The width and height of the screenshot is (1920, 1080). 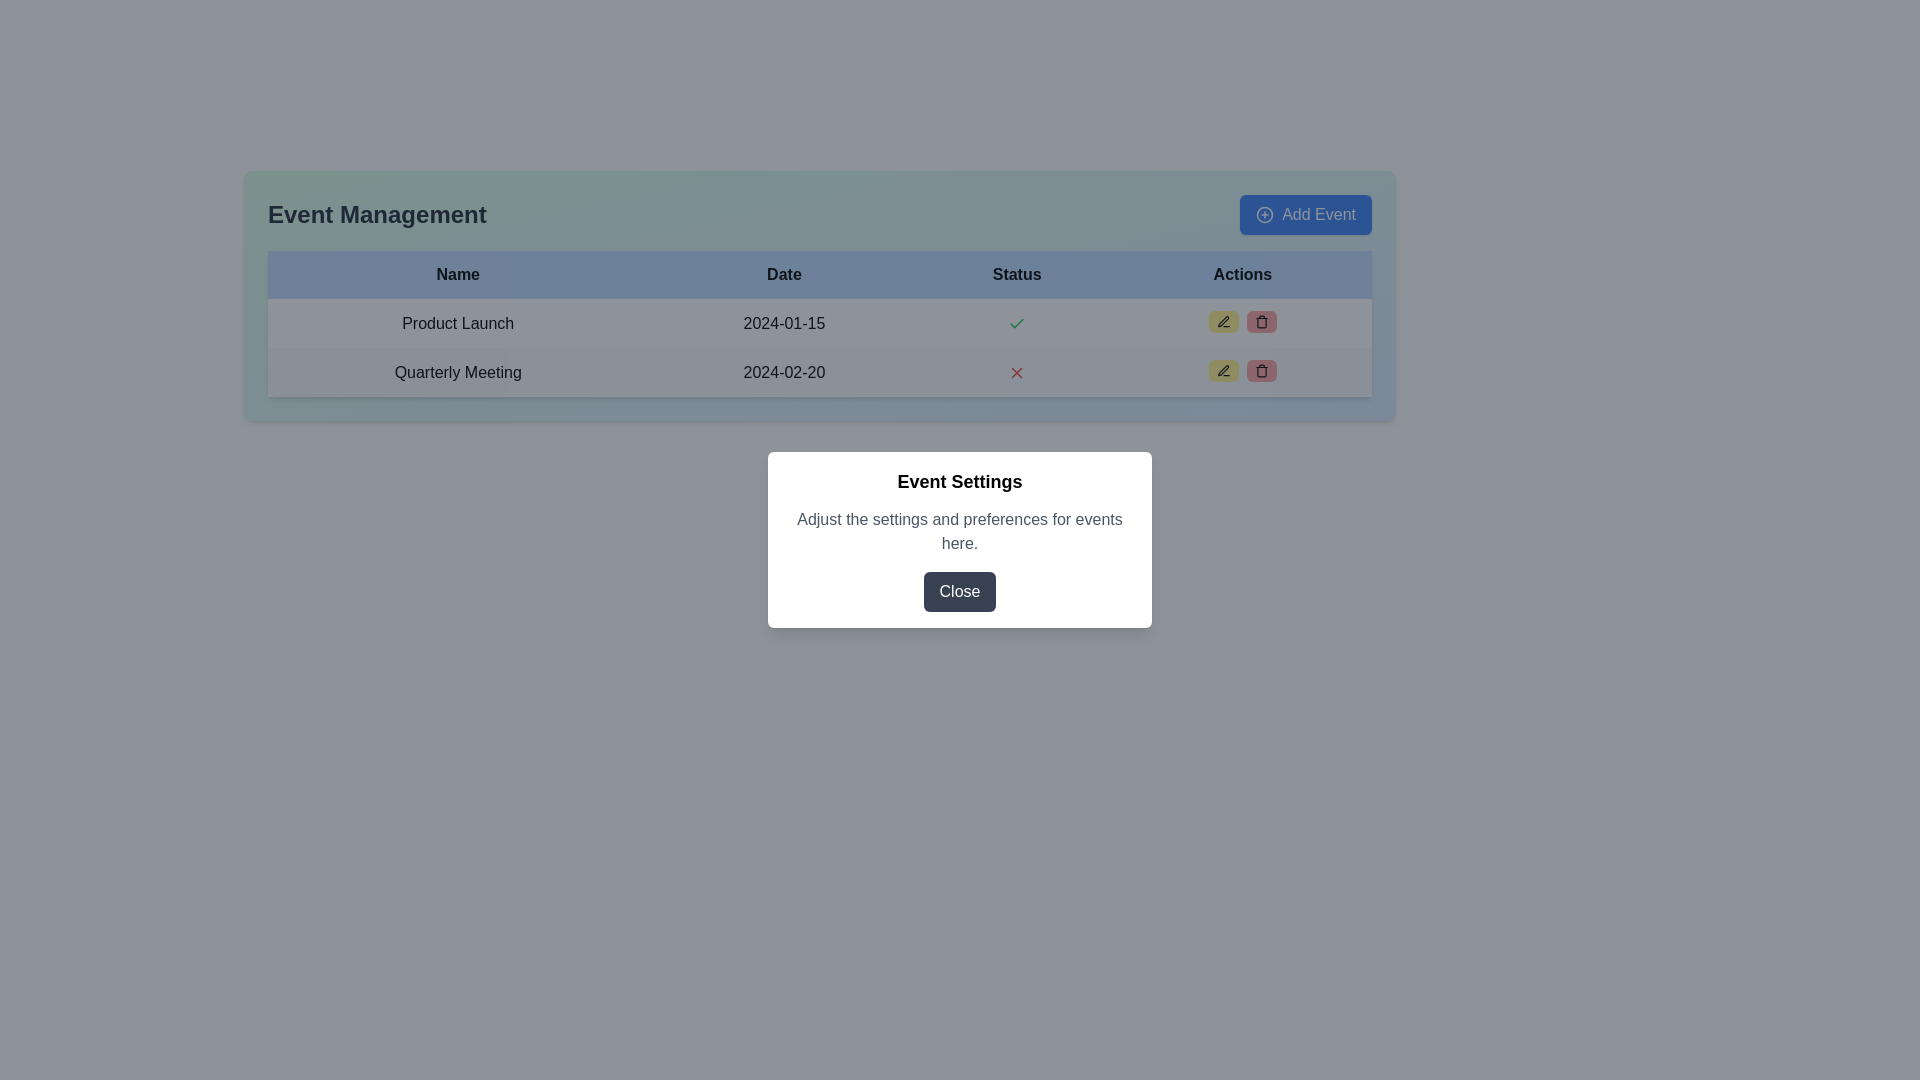 What do you see at coordinates (1306, 215) in the screenshot?
I see `the interactive button located in the top-right corner of the 'Event Management' interface to initiate the process of adding a new event` at bounding box center [1306, 215].